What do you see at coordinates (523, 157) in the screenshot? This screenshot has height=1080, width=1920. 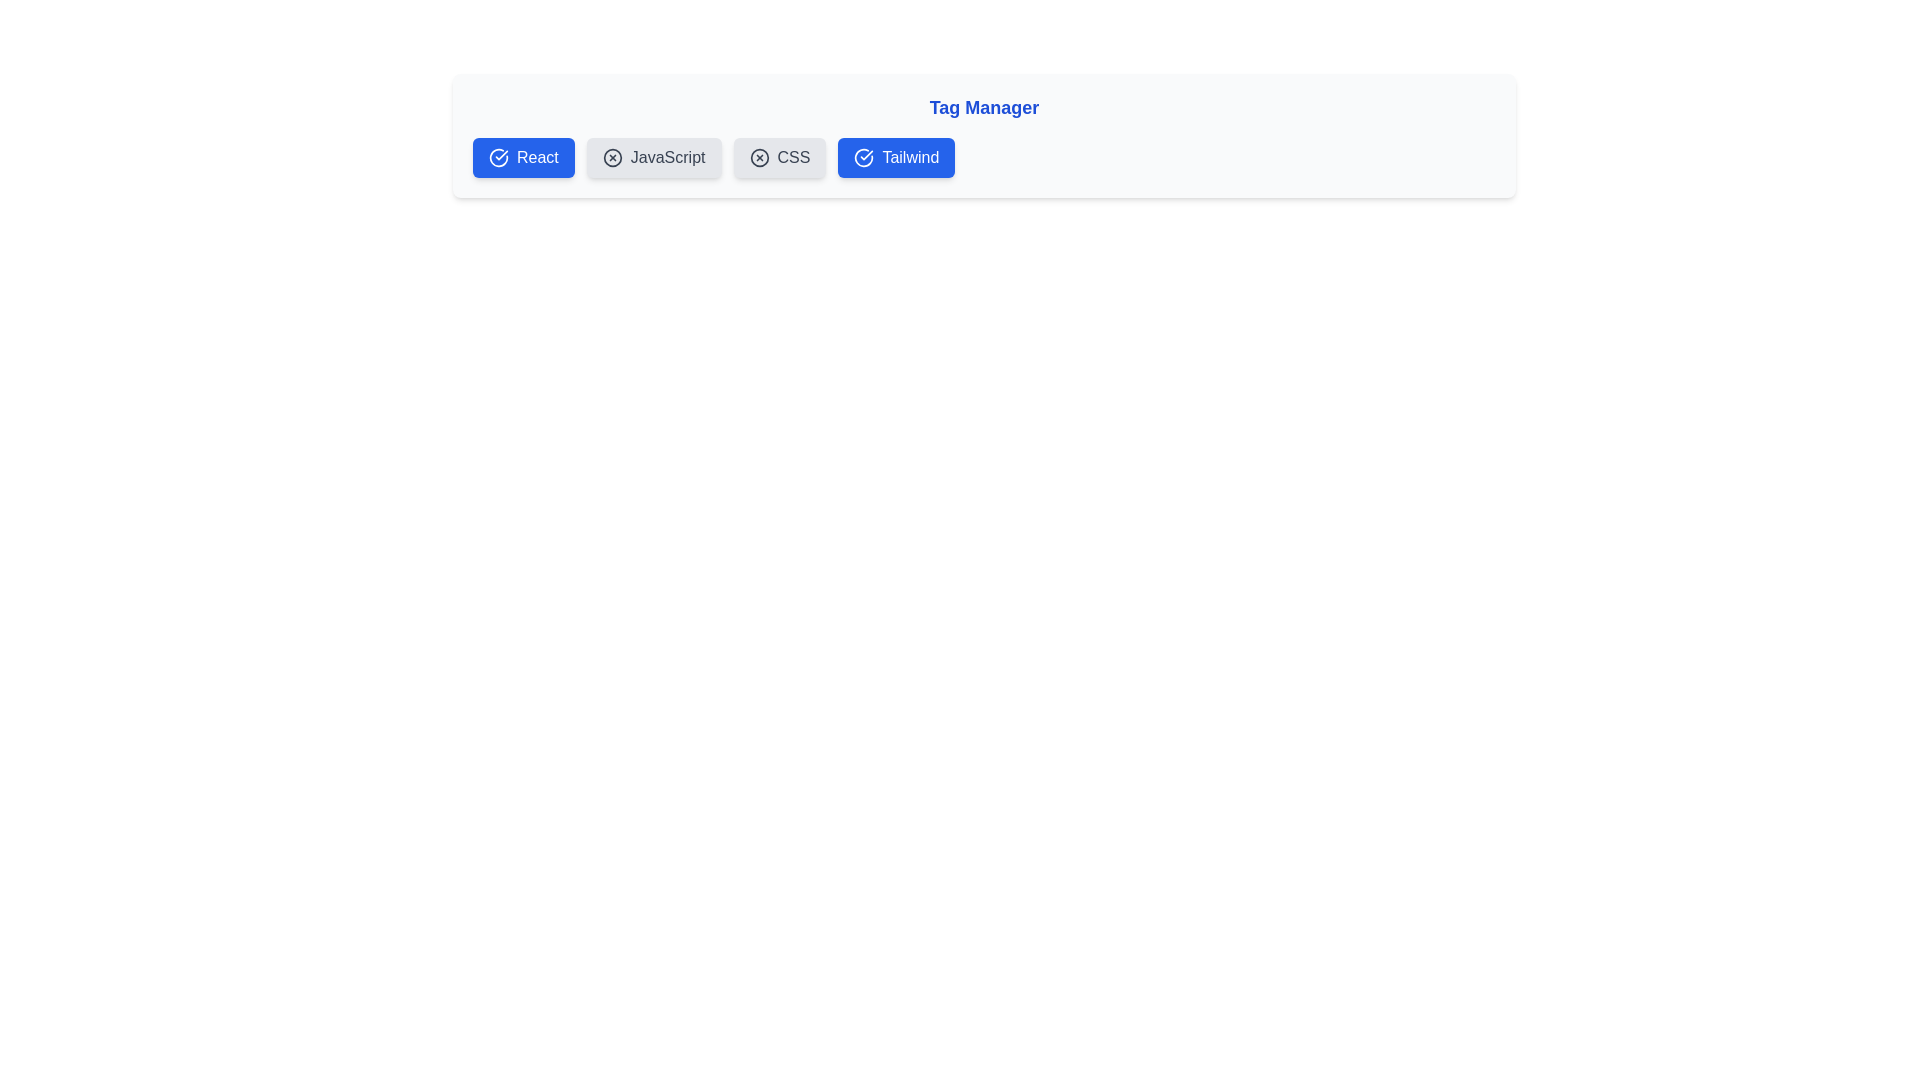 I see `the tag labeled React` at bounding box center [523, 157].